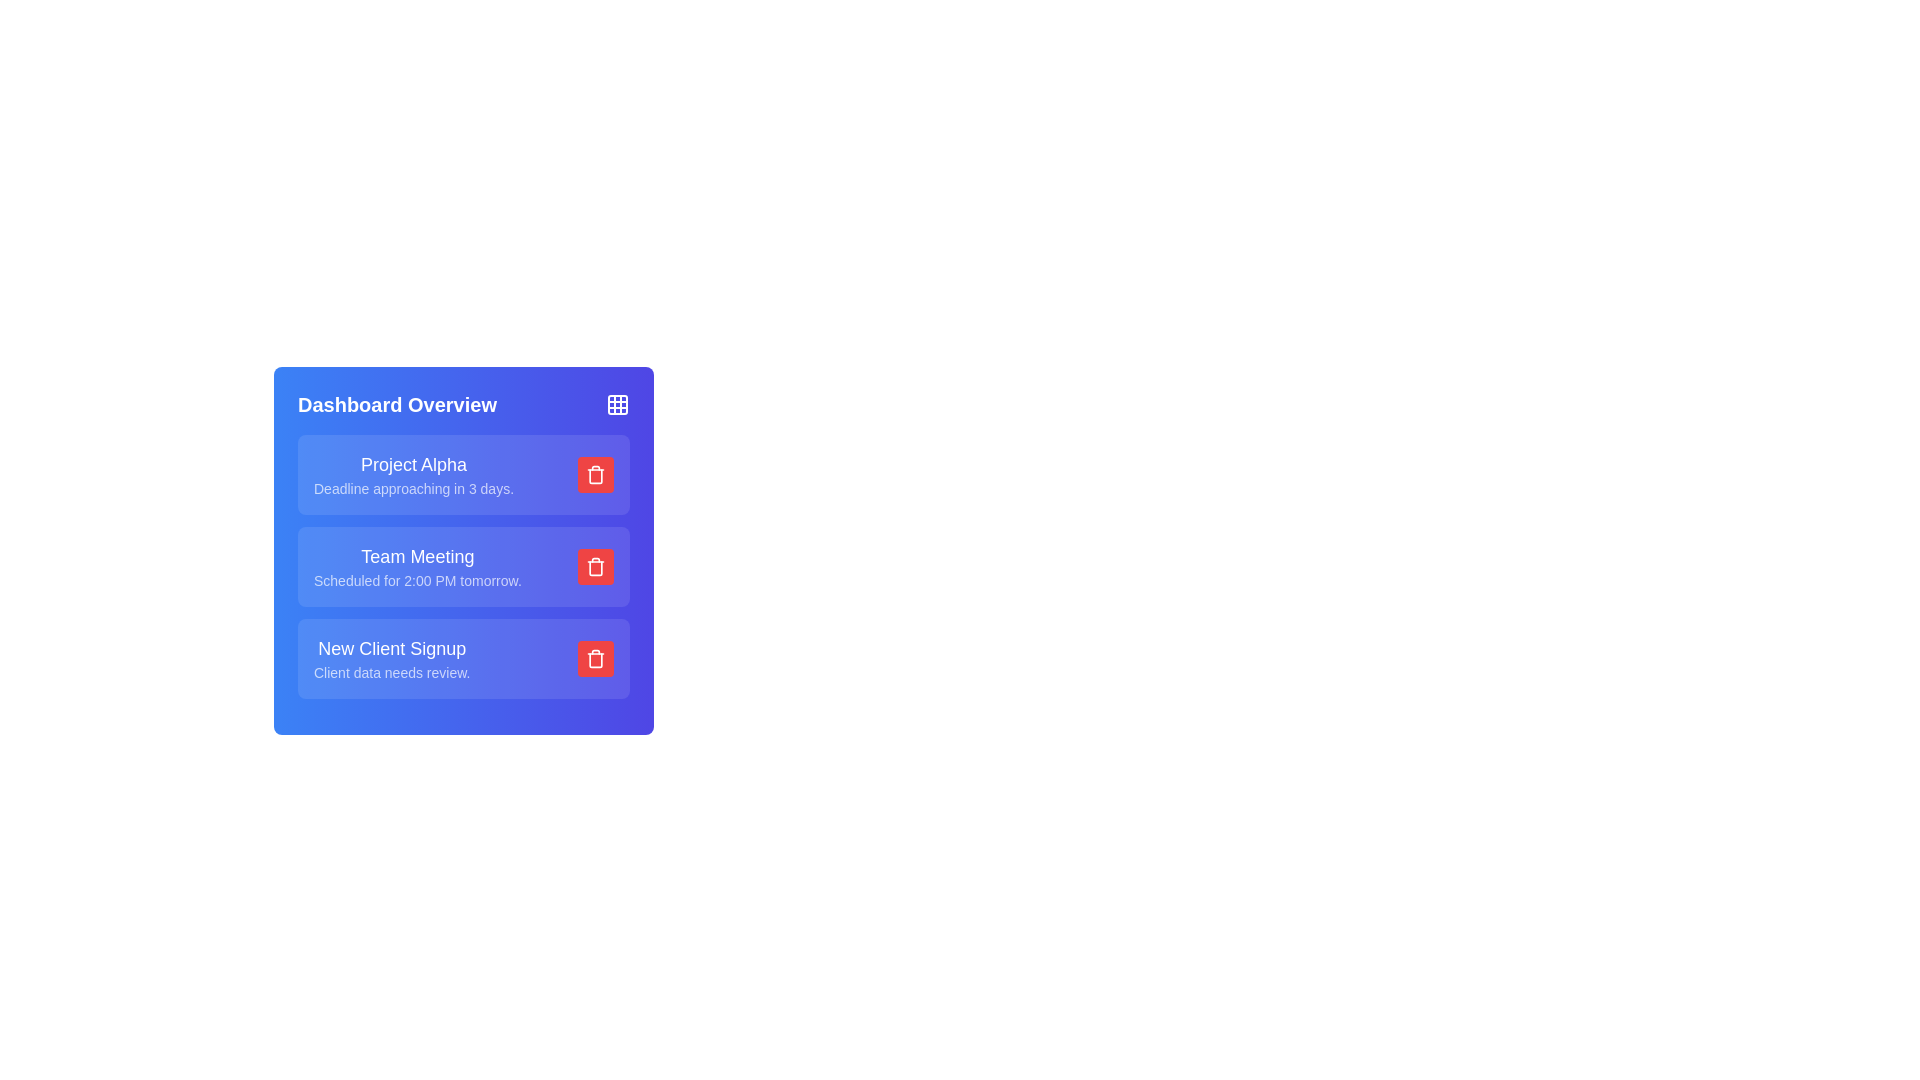  What do you see at coordinates (594, 567) in the screenshot?
I see `the square red button with a trash icon, which is the second delete button in a vertical list` at bounding box center [594, 567].